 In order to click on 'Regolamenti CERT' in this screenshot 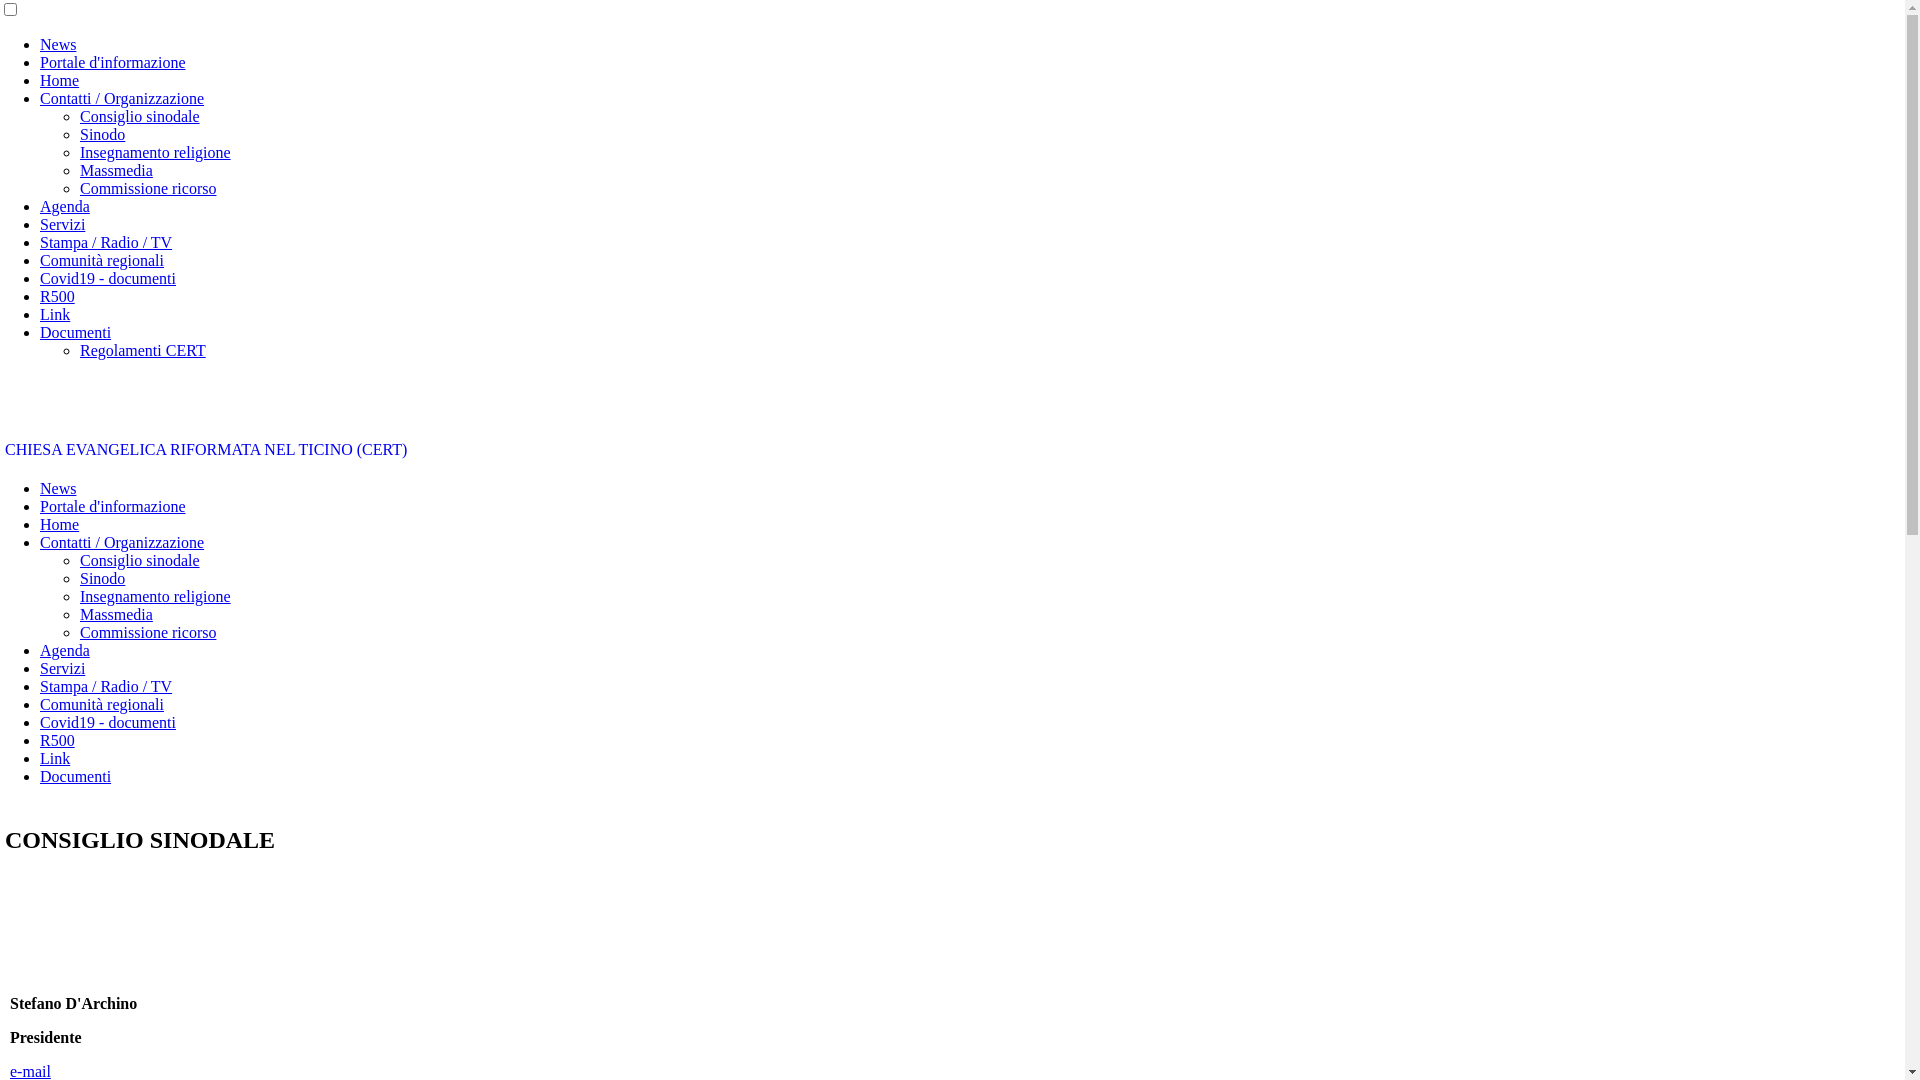, I will do `click(142, 349)`.